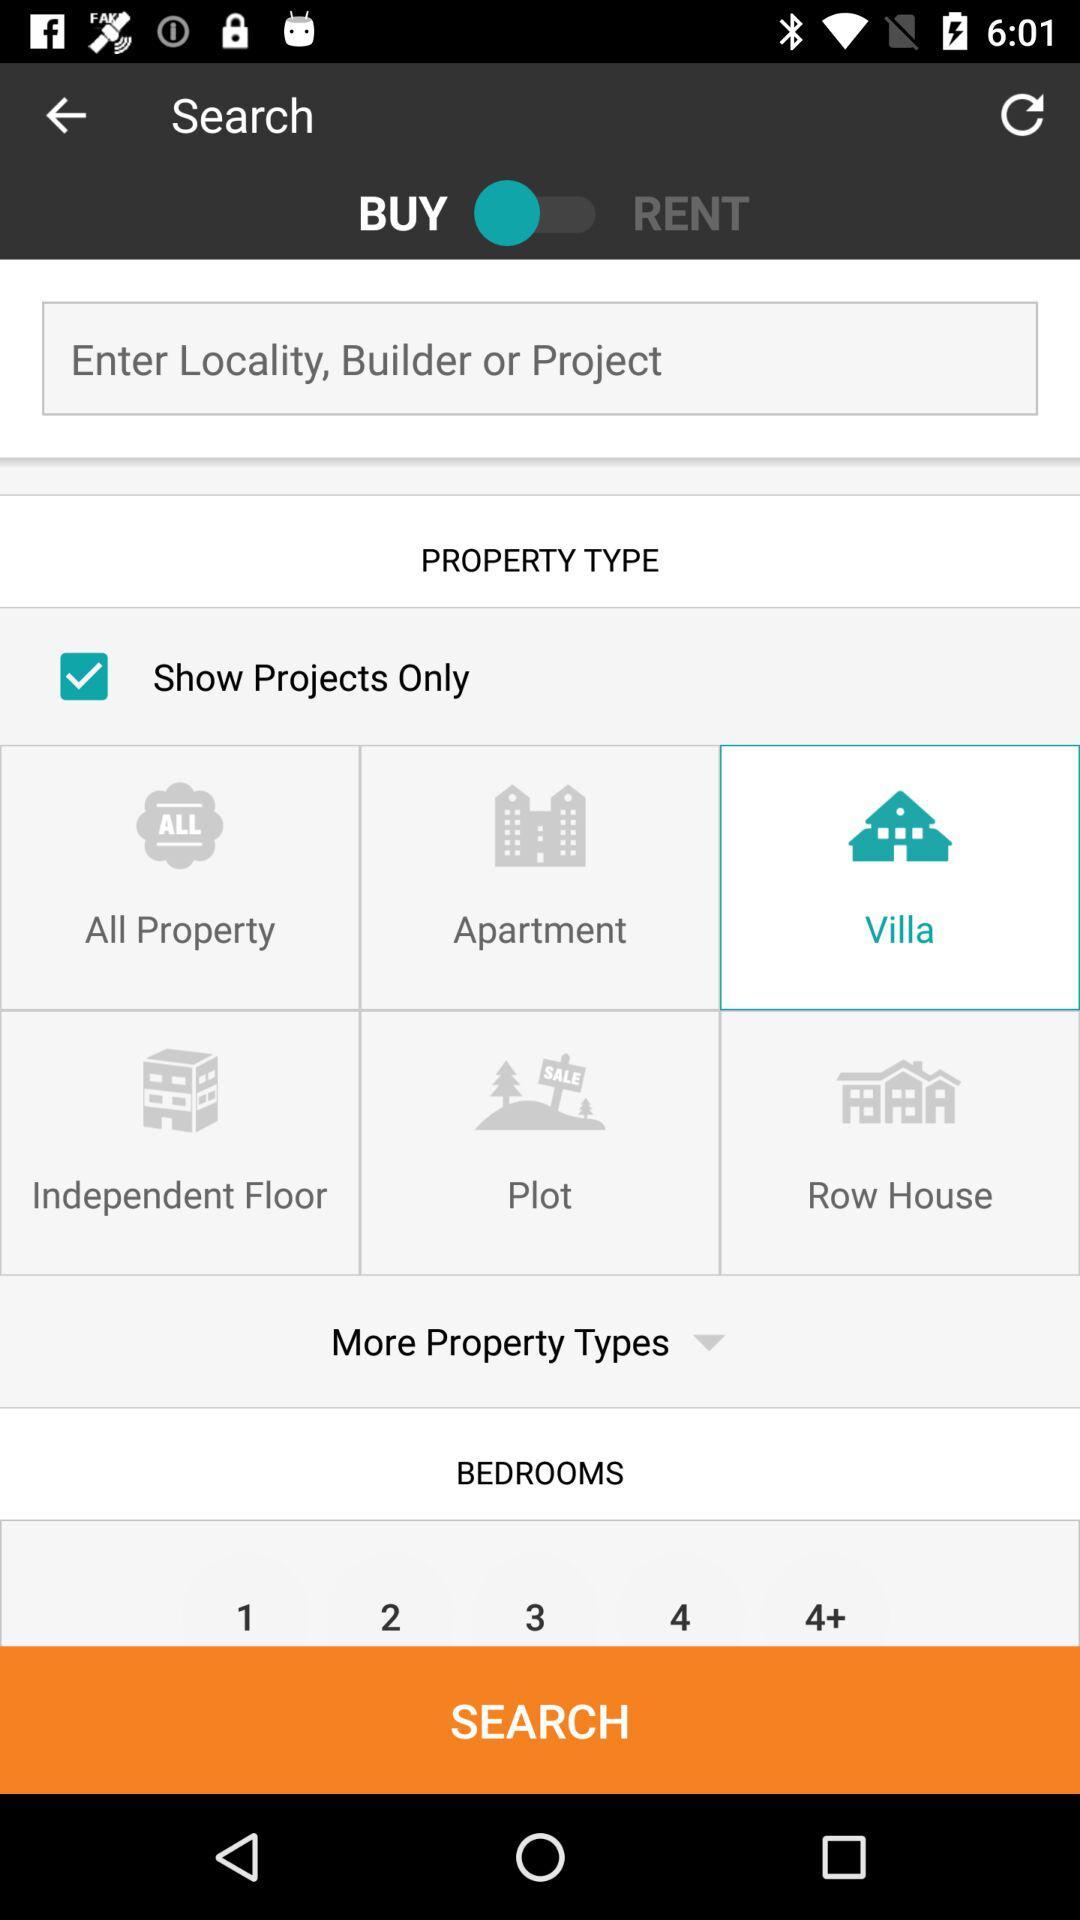  What do you see at coordinates (540, 358) in the screenshot?
I see `information` at bounding box center [540, 358].